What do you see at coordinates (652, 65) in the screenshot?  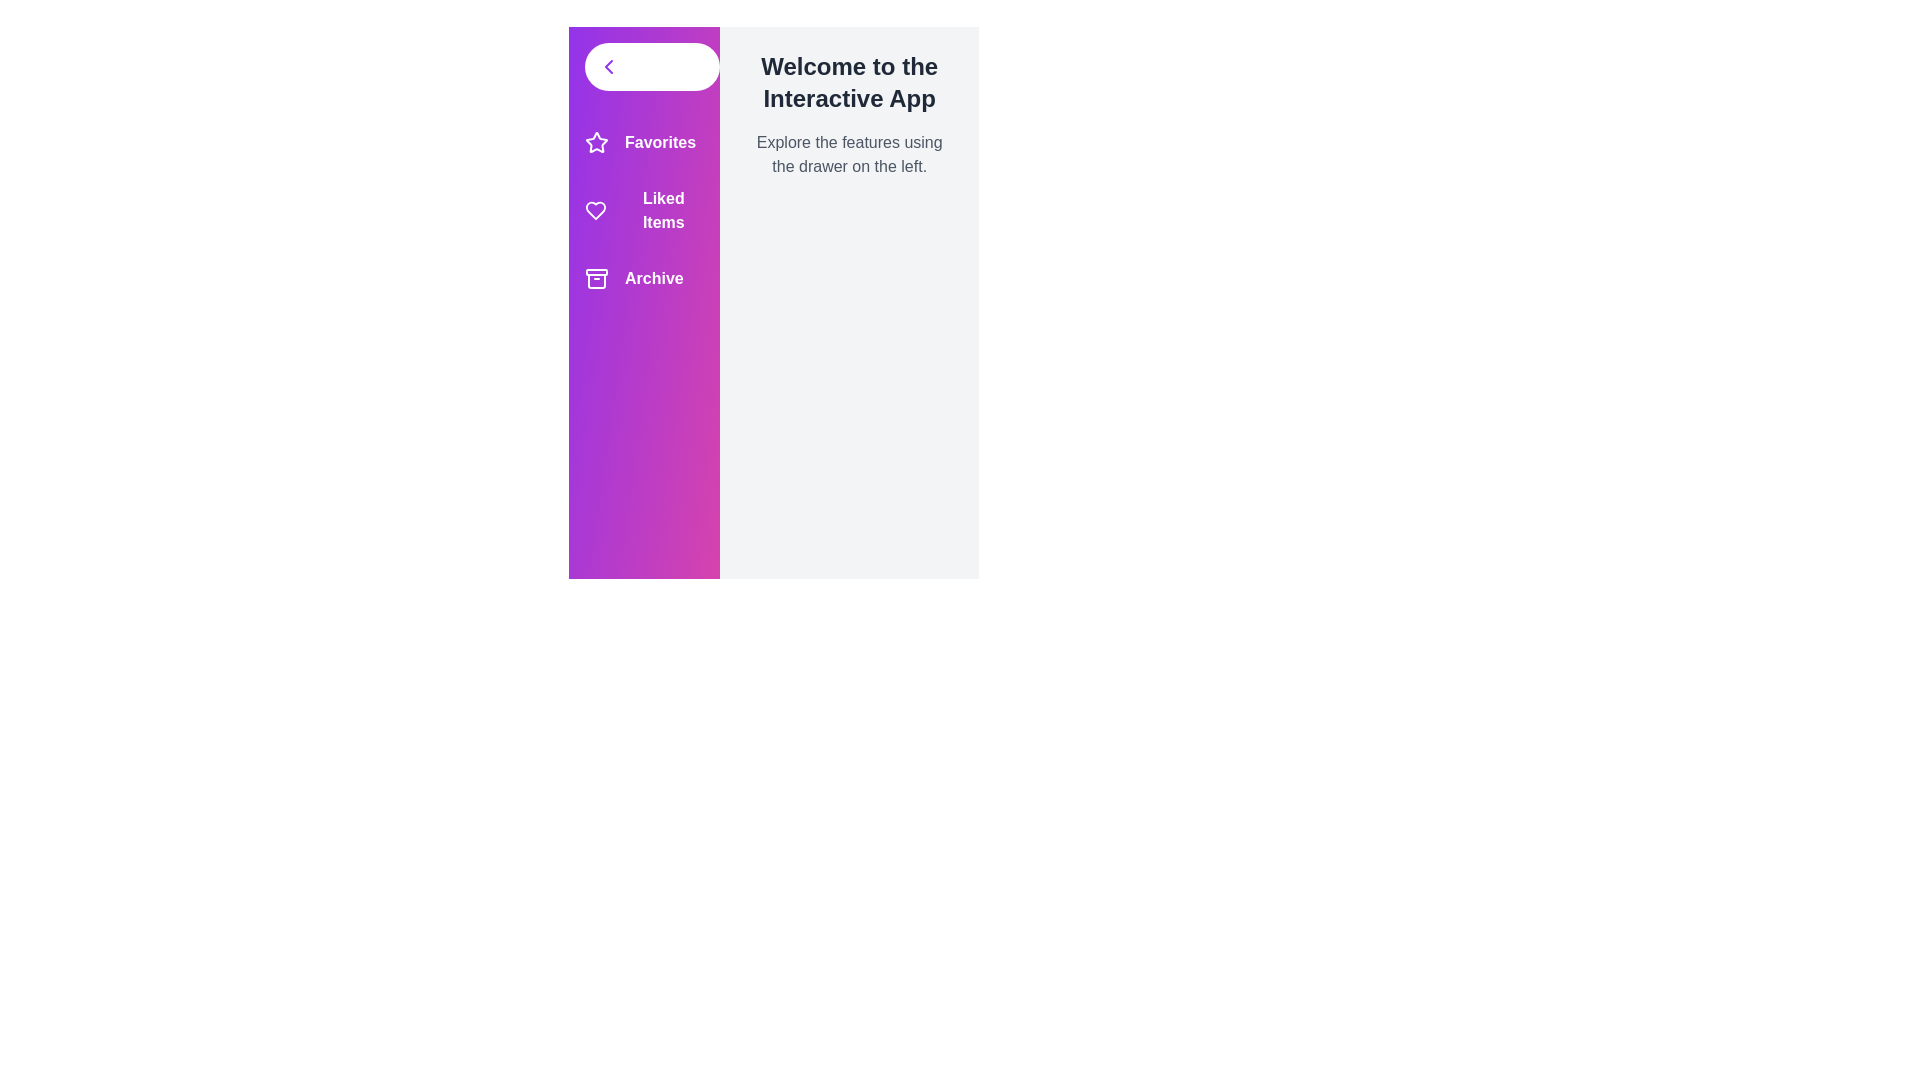 I see `the toggle button to change the drawer state` at bounding box center [652, 65].